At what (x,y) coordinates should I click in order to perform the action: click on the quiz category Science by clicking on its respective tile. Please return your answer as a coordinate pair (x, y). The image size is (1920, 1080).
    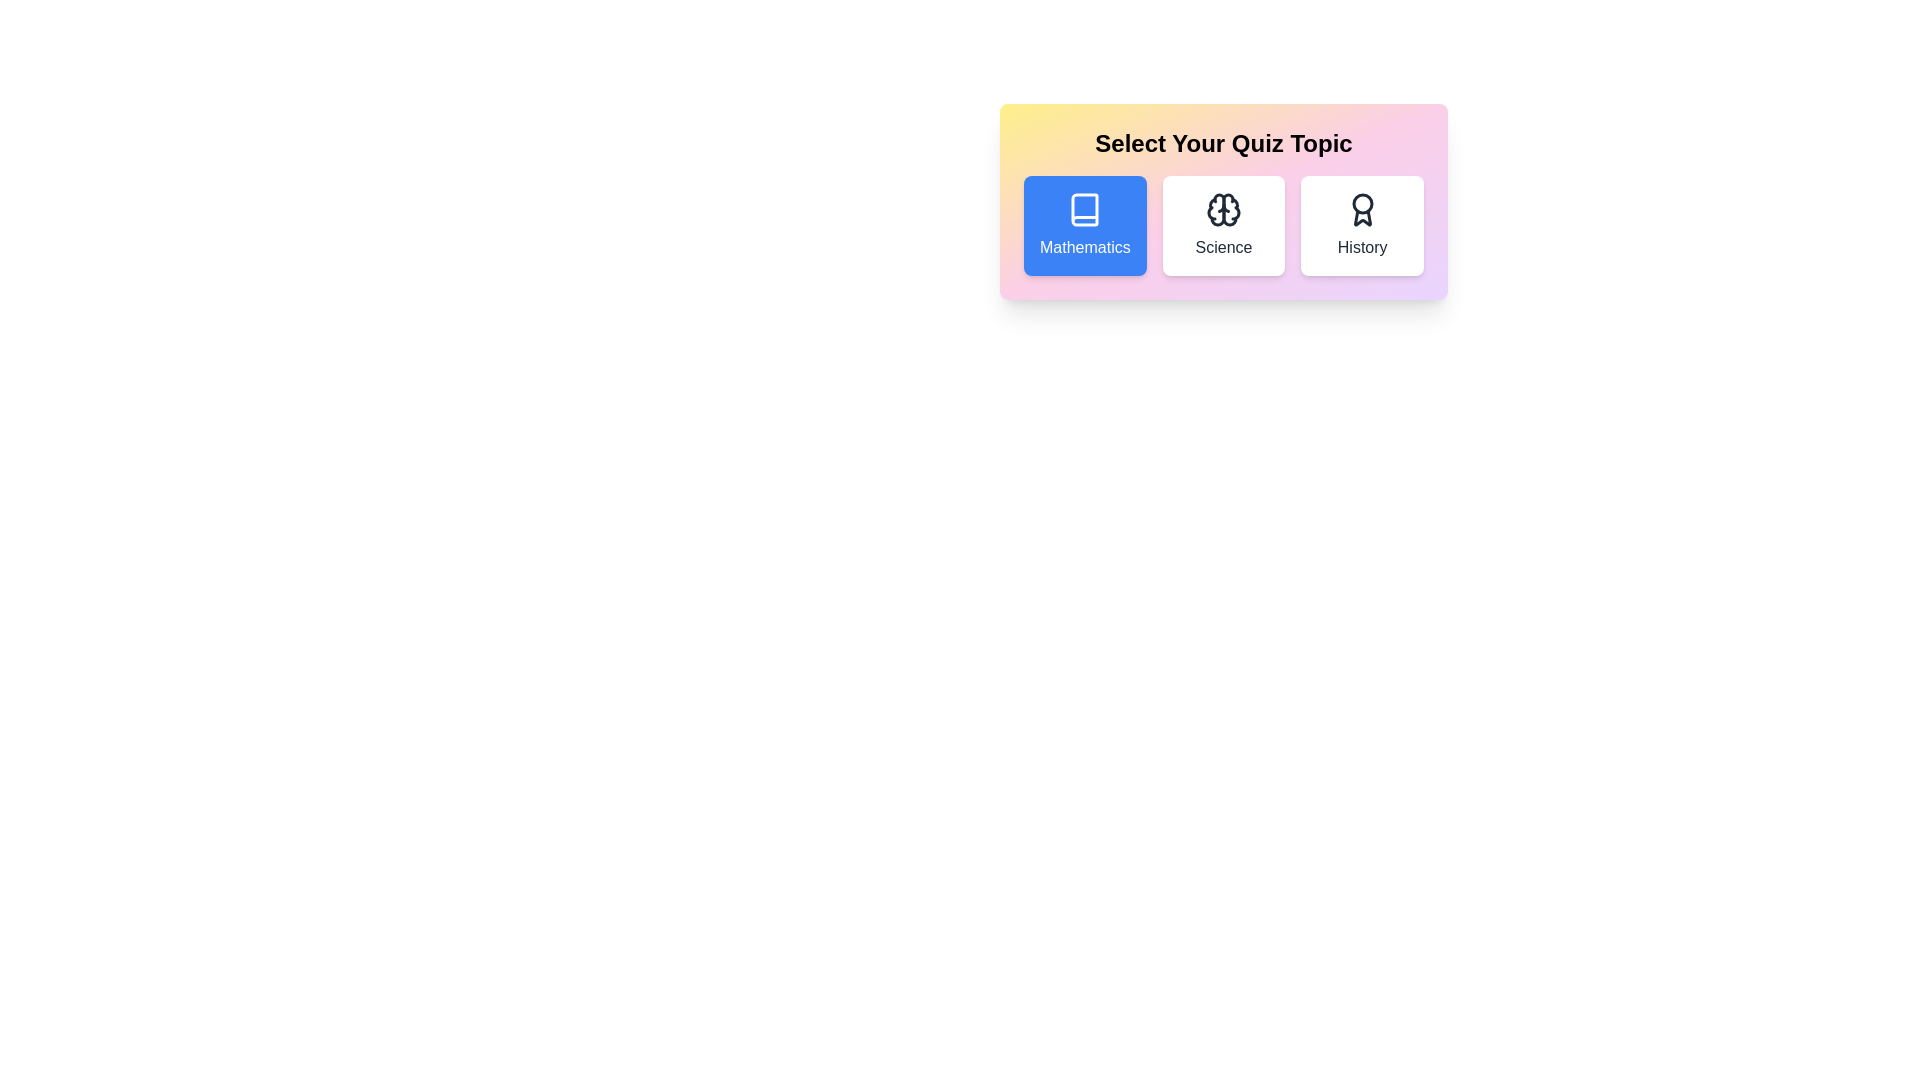
    Looking at the image, I should click on (1223, 225).